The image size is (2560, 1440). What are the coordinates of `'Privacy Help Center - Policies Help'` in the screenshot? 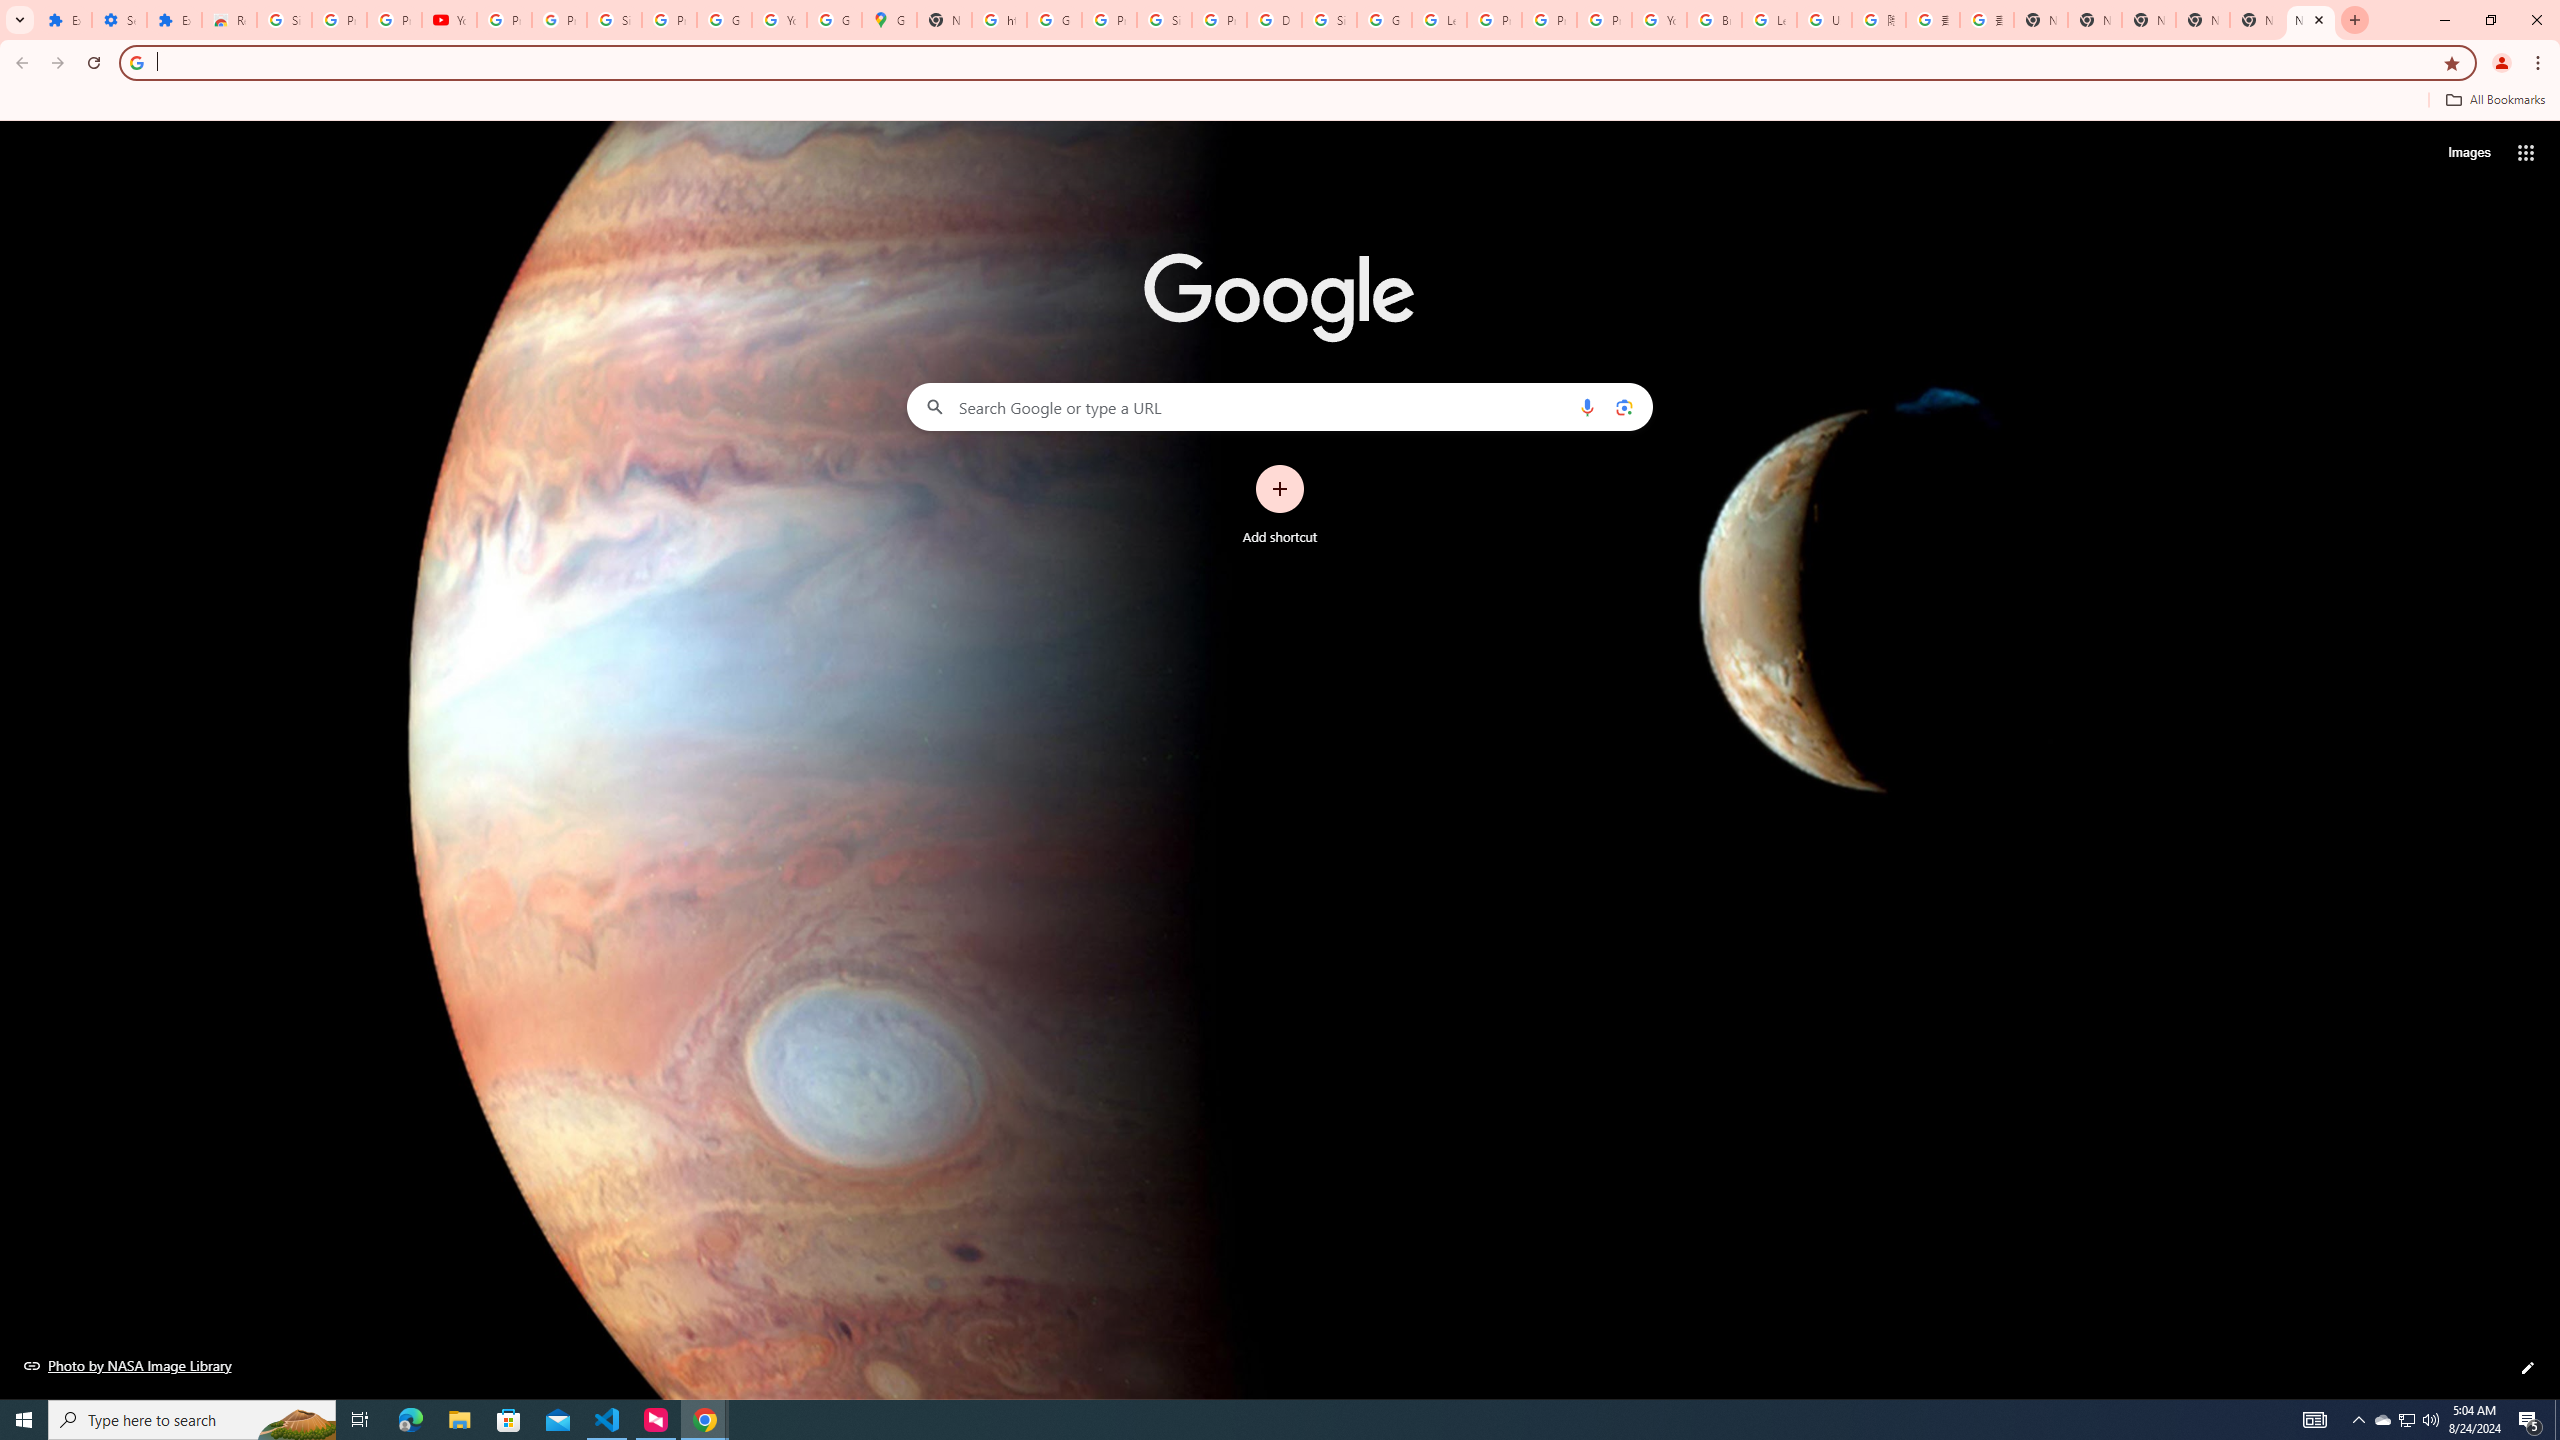 It's located at (1549, 19).